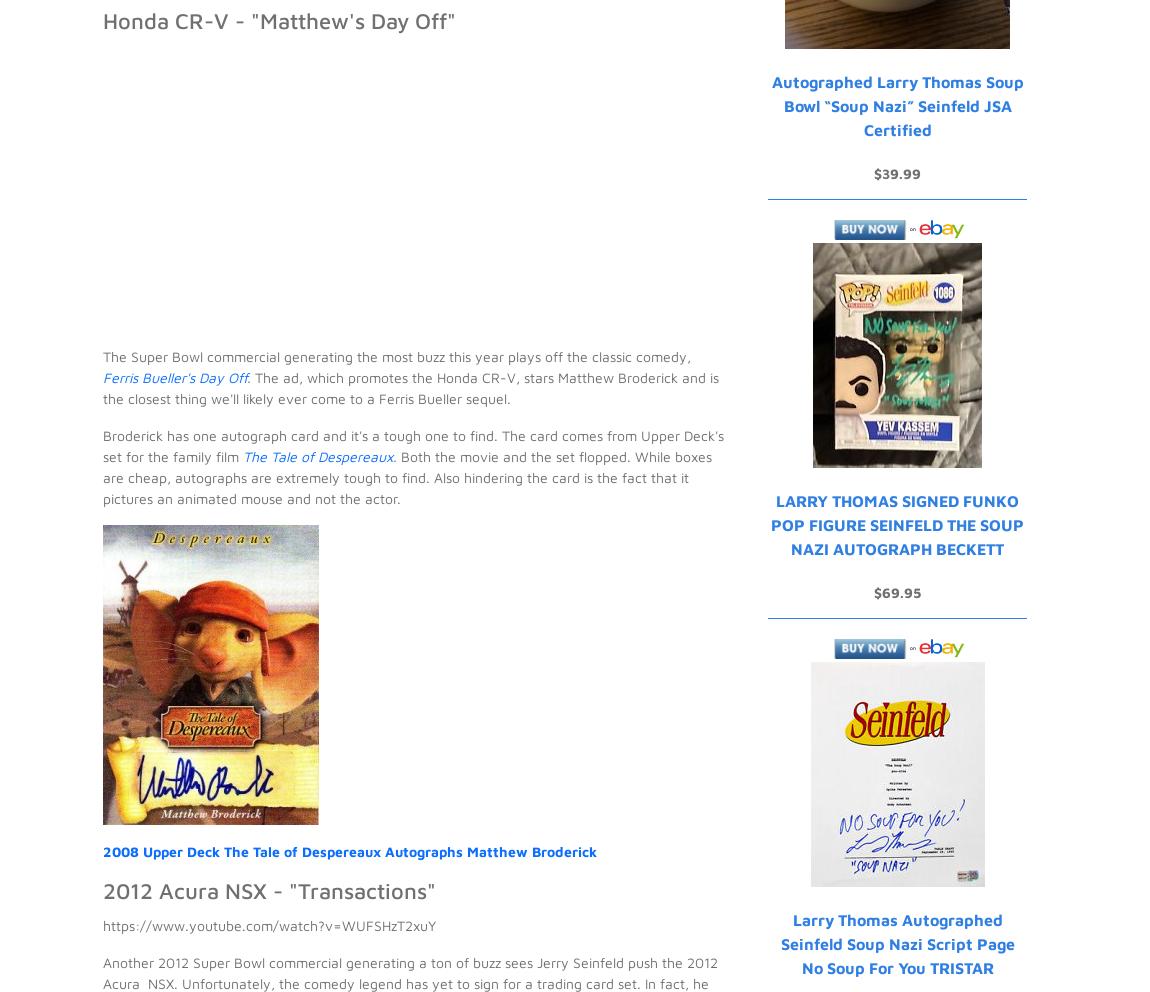  What do you see at coordinates (135, 419) in the screenshot?
I see `'Email              (required)'` at bounding box center [135, 419].